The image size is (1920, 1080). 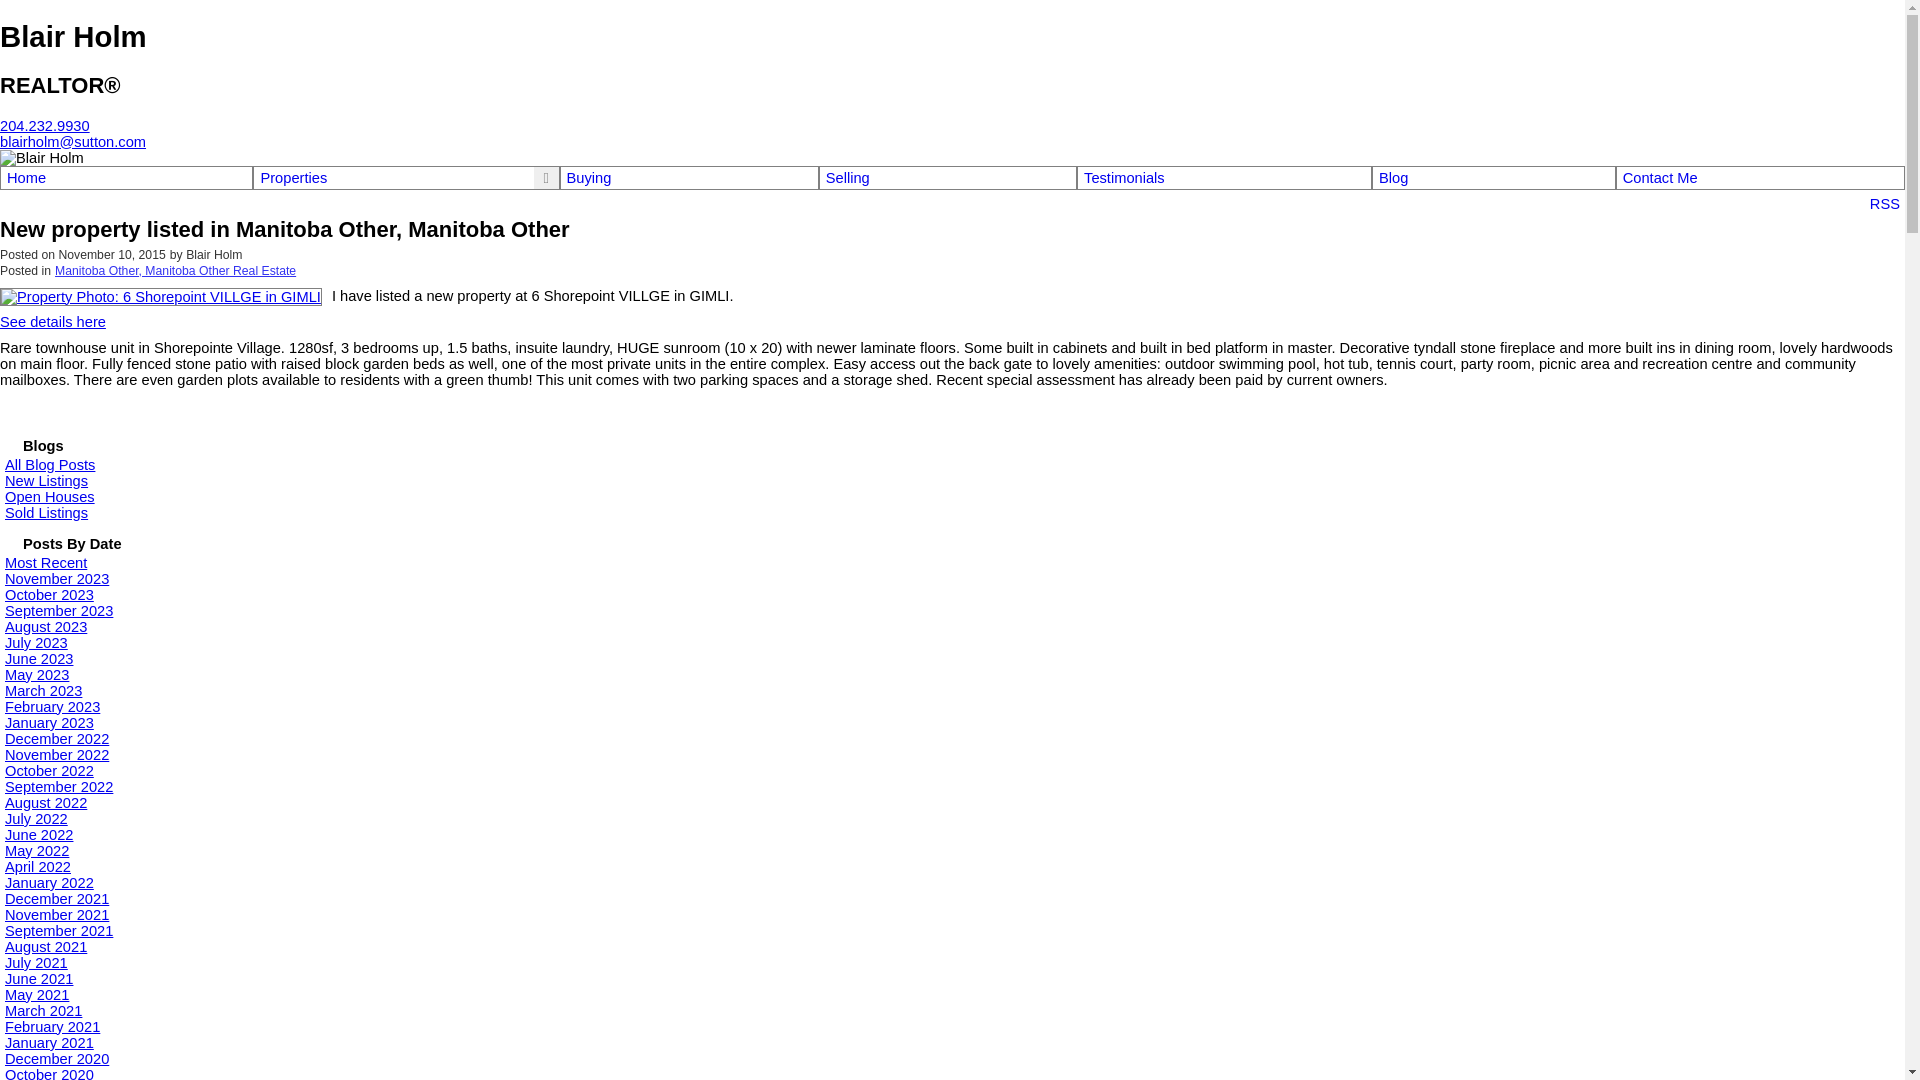 What do you see at coordinates (4, 995) in the screenshot?
I see `'May 2021'` at bounding box center [4, 995].